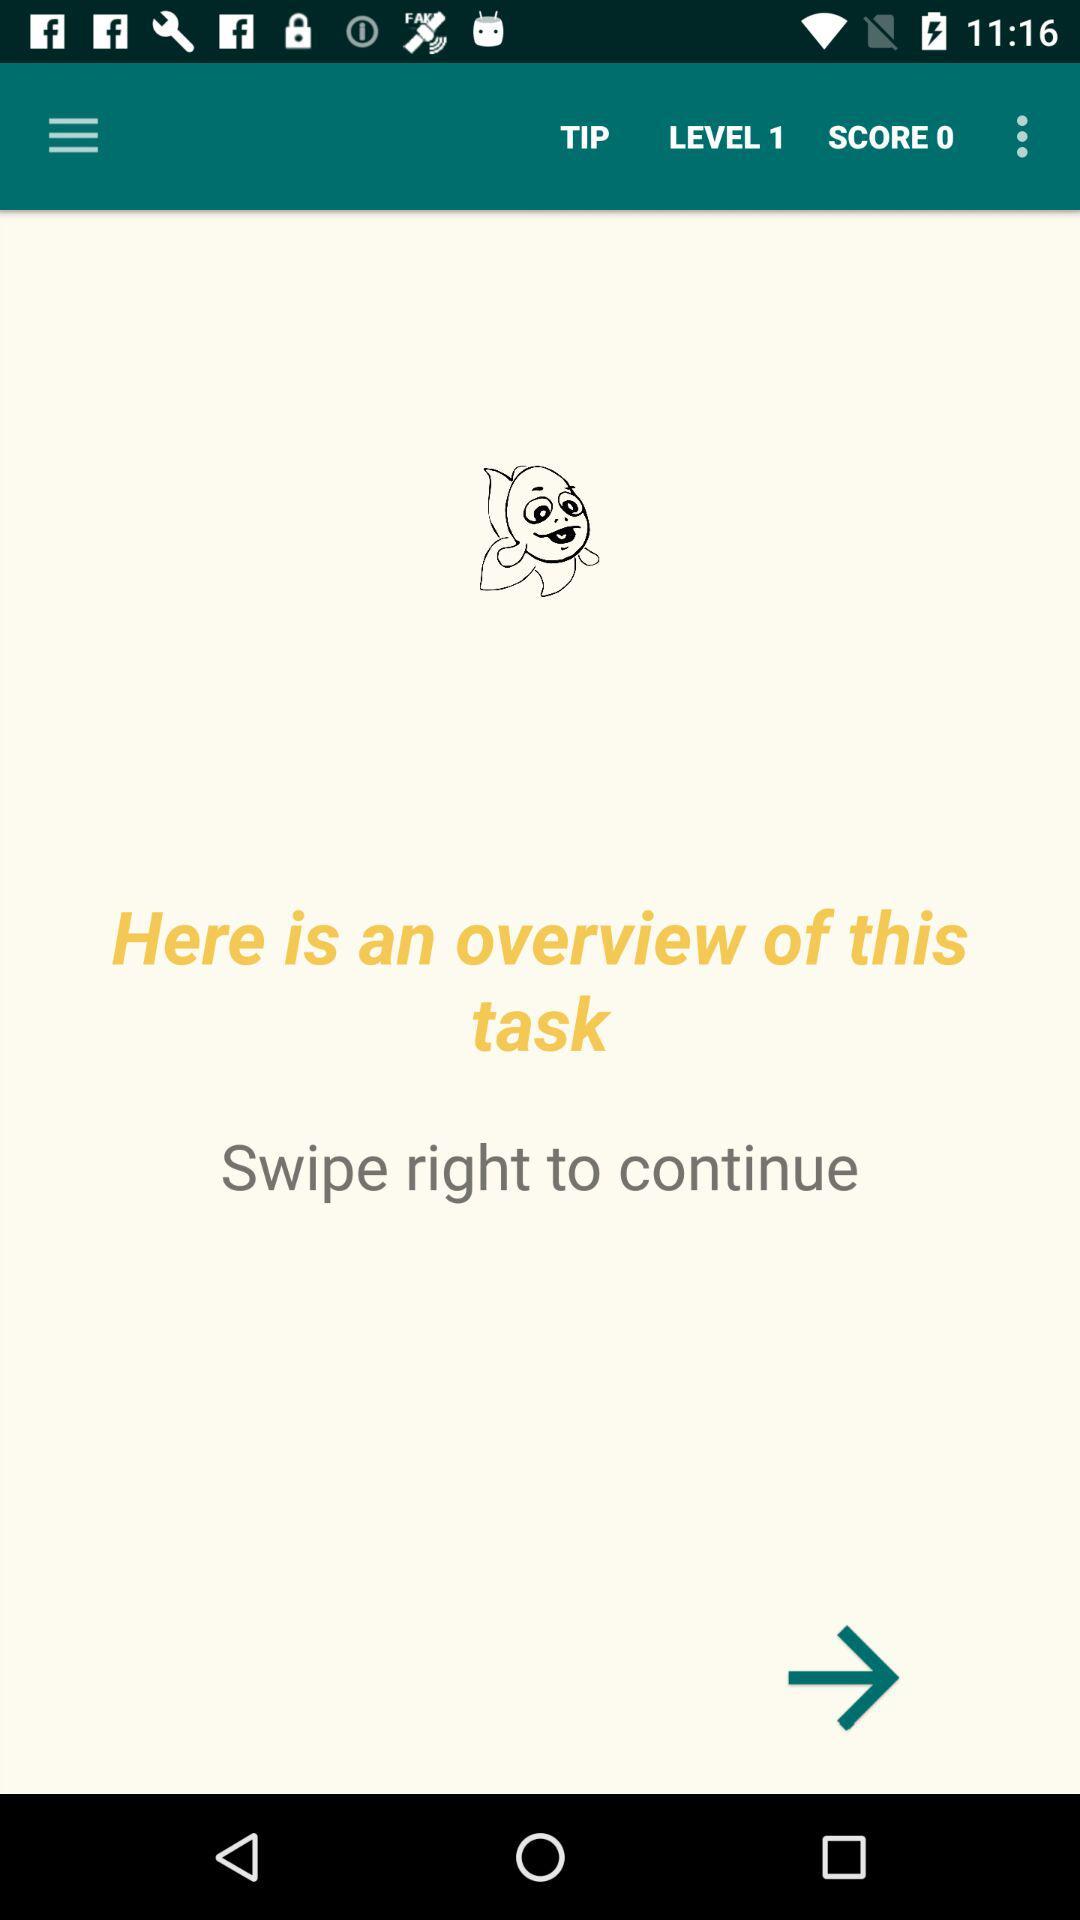 Image resolution: width=1080 pixels, height=1920 pixels. What do you see at coordinates (72, 135) in the screenshot?
I see `item to the left of the tip icon` at bounding box center [72, 135].